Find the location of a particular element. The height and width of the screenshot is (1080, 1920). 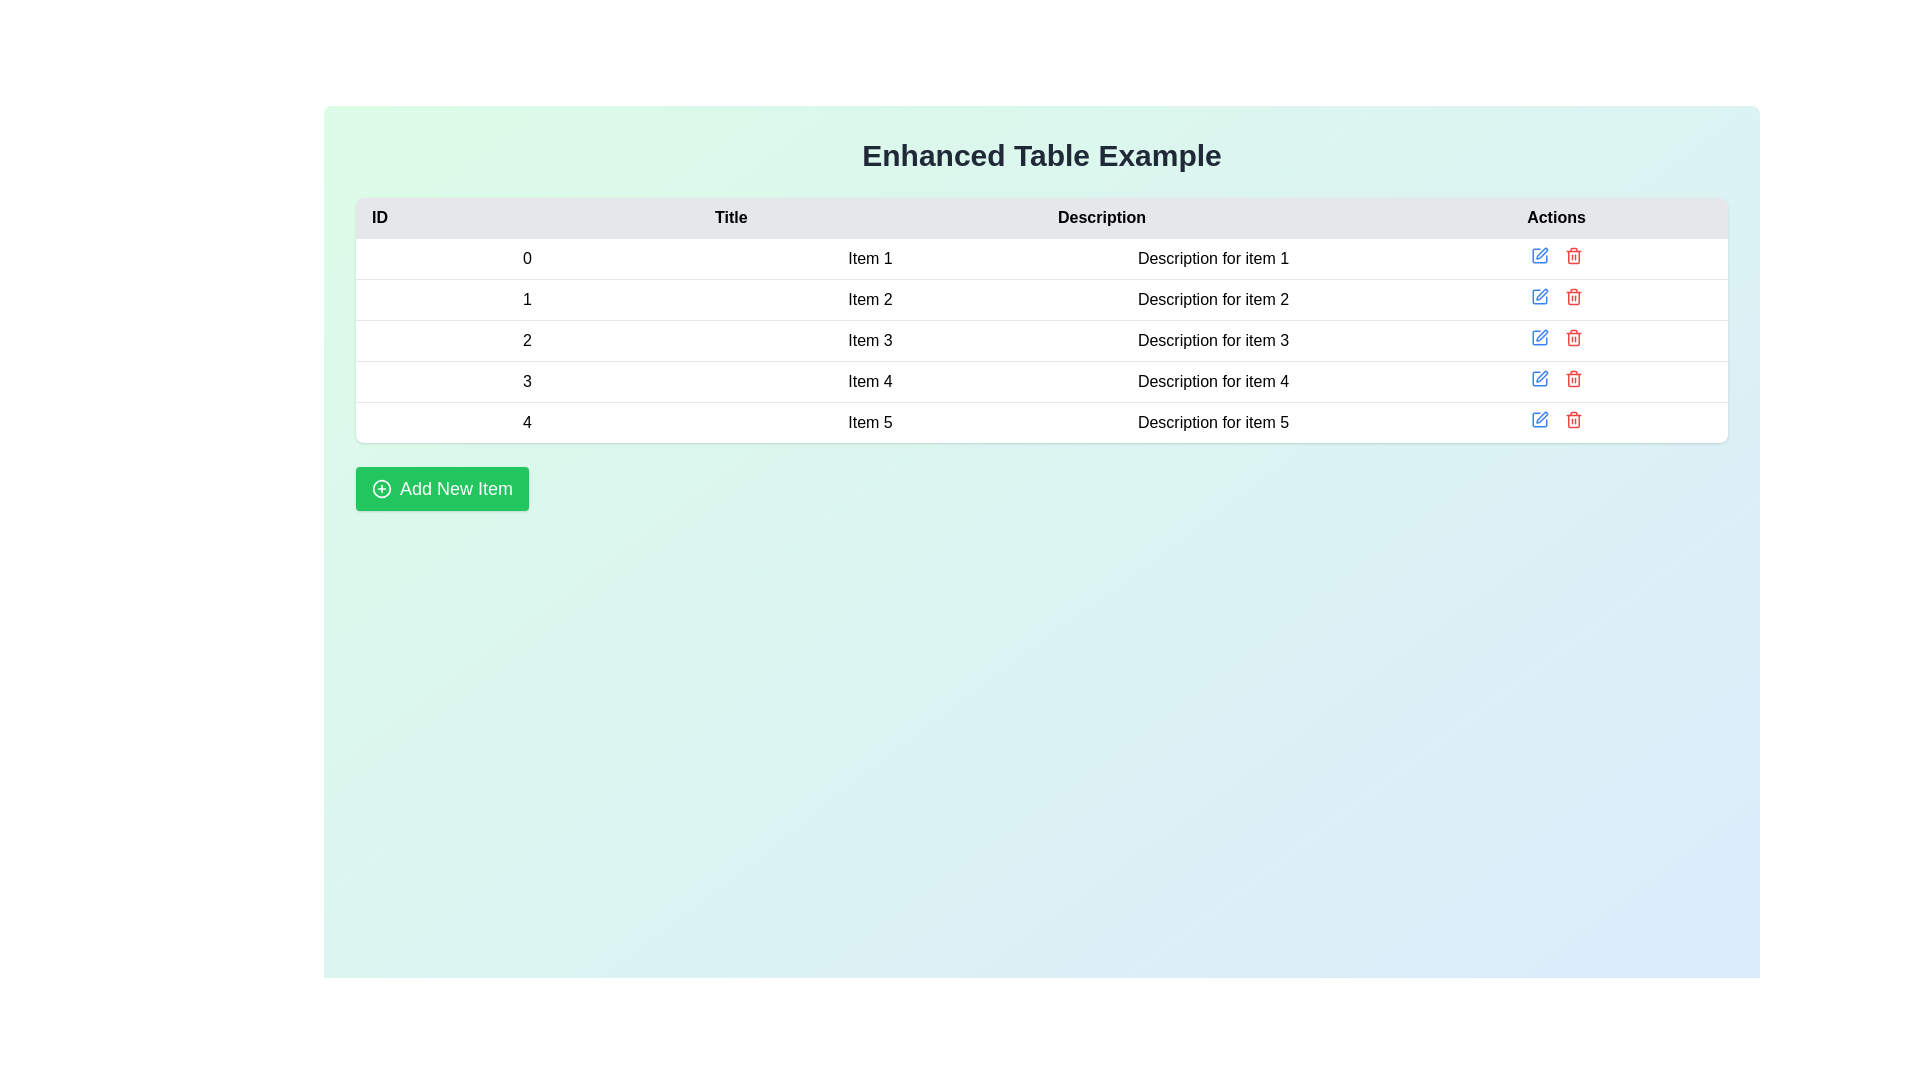

the Text Display element that shows '1', which is located in the first column of the second row of the table, aligned under the 'ID' label is located at coordinates (527, 300).